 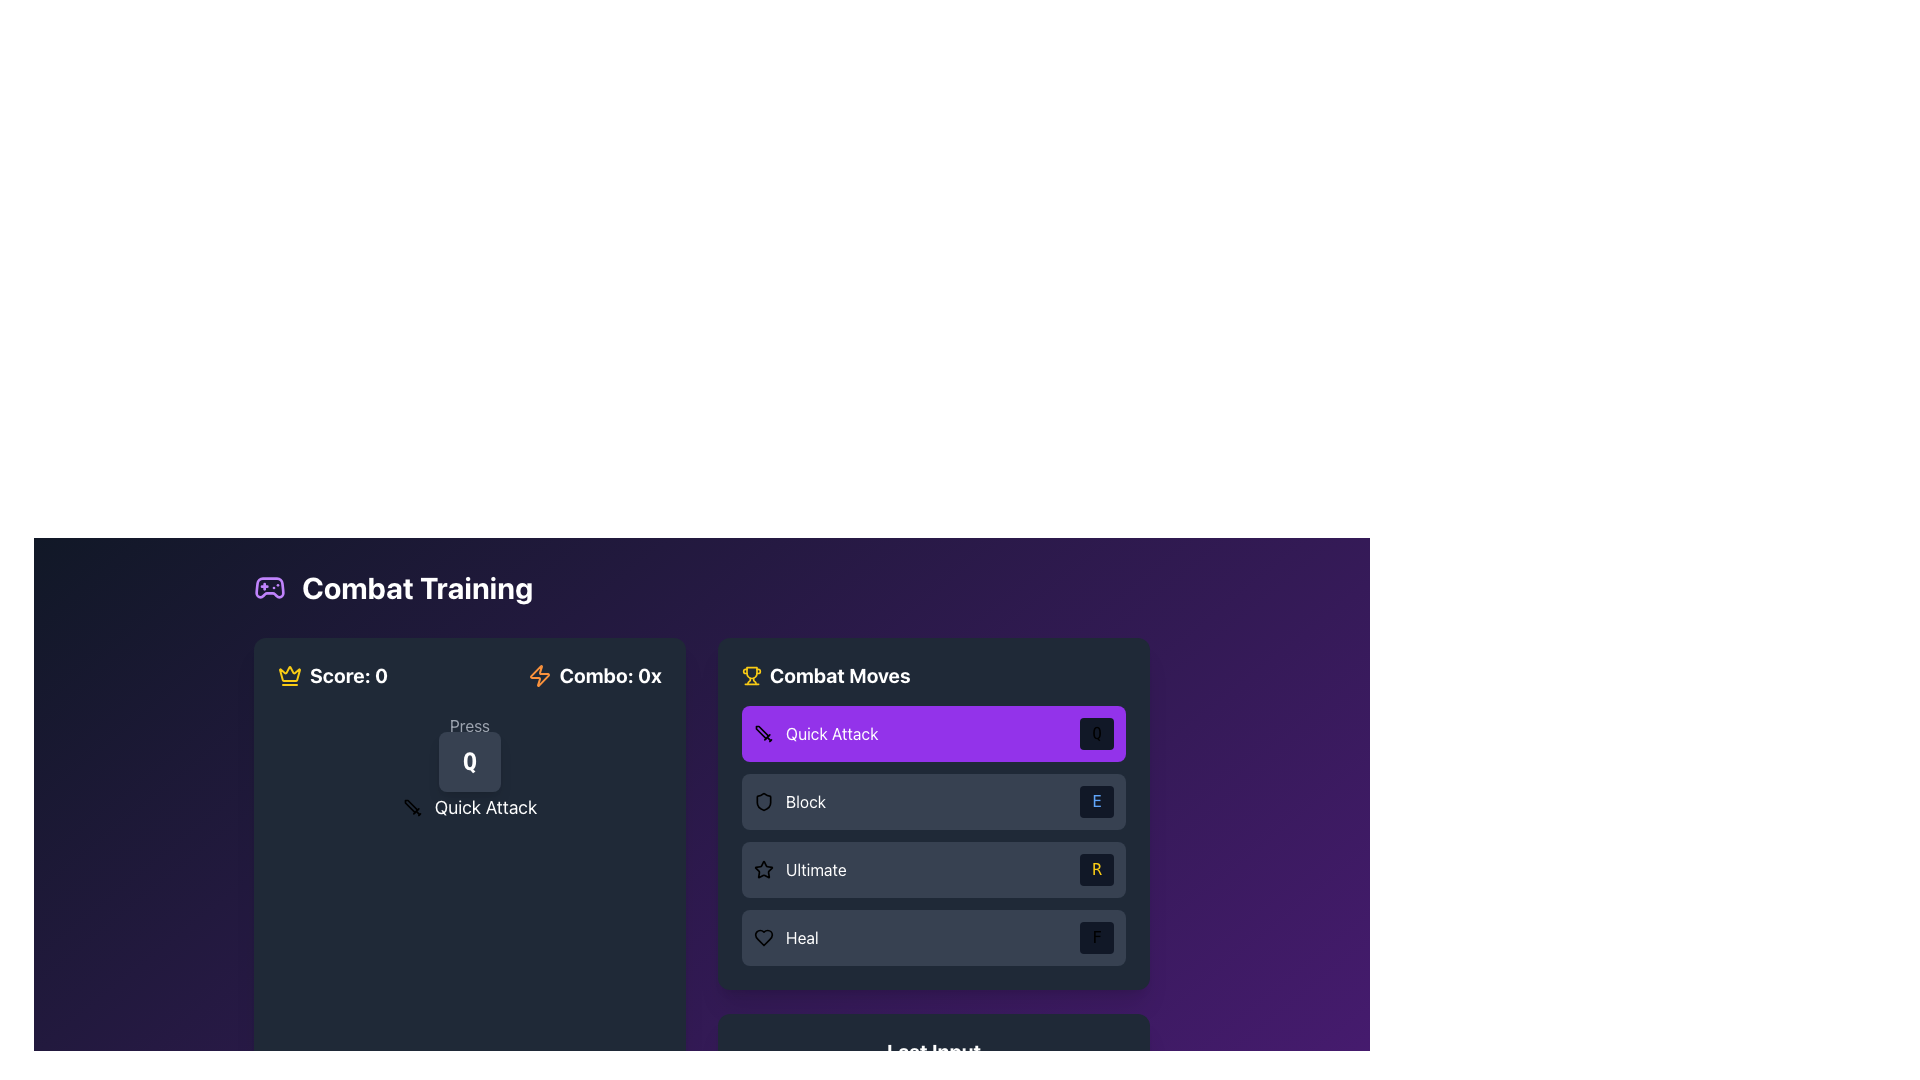 What do you see at coordinates (469, 745) in the screenshot?
I see `the Keybinding Indicator for 'Quick Attack', which visually indicates the key 'Q' to press for the action. This element is located in the center of the left section of the interface, above the text 'Quick Attack'` at bounding box center [469, 745].